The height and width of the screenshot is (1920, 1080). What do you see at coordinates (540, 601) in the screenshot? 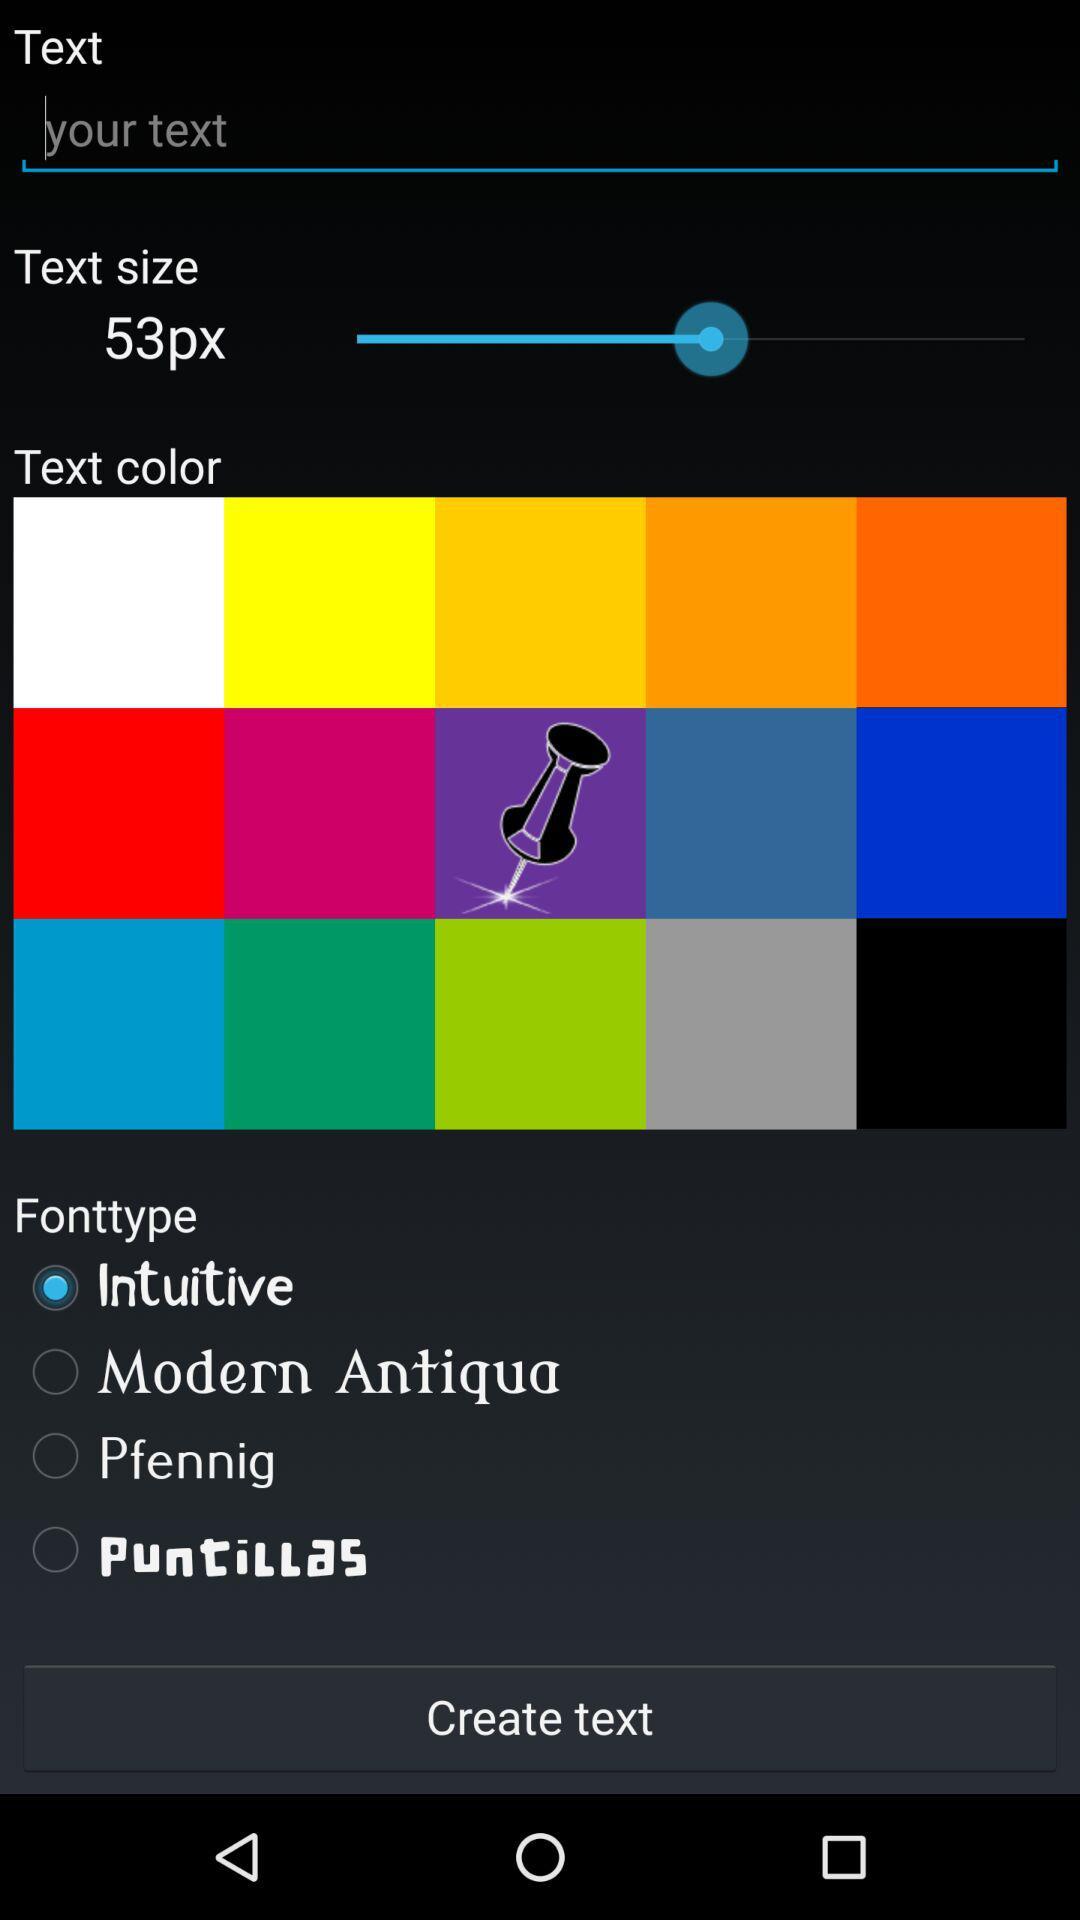
I see `change color` at bounding box center [540, 601].